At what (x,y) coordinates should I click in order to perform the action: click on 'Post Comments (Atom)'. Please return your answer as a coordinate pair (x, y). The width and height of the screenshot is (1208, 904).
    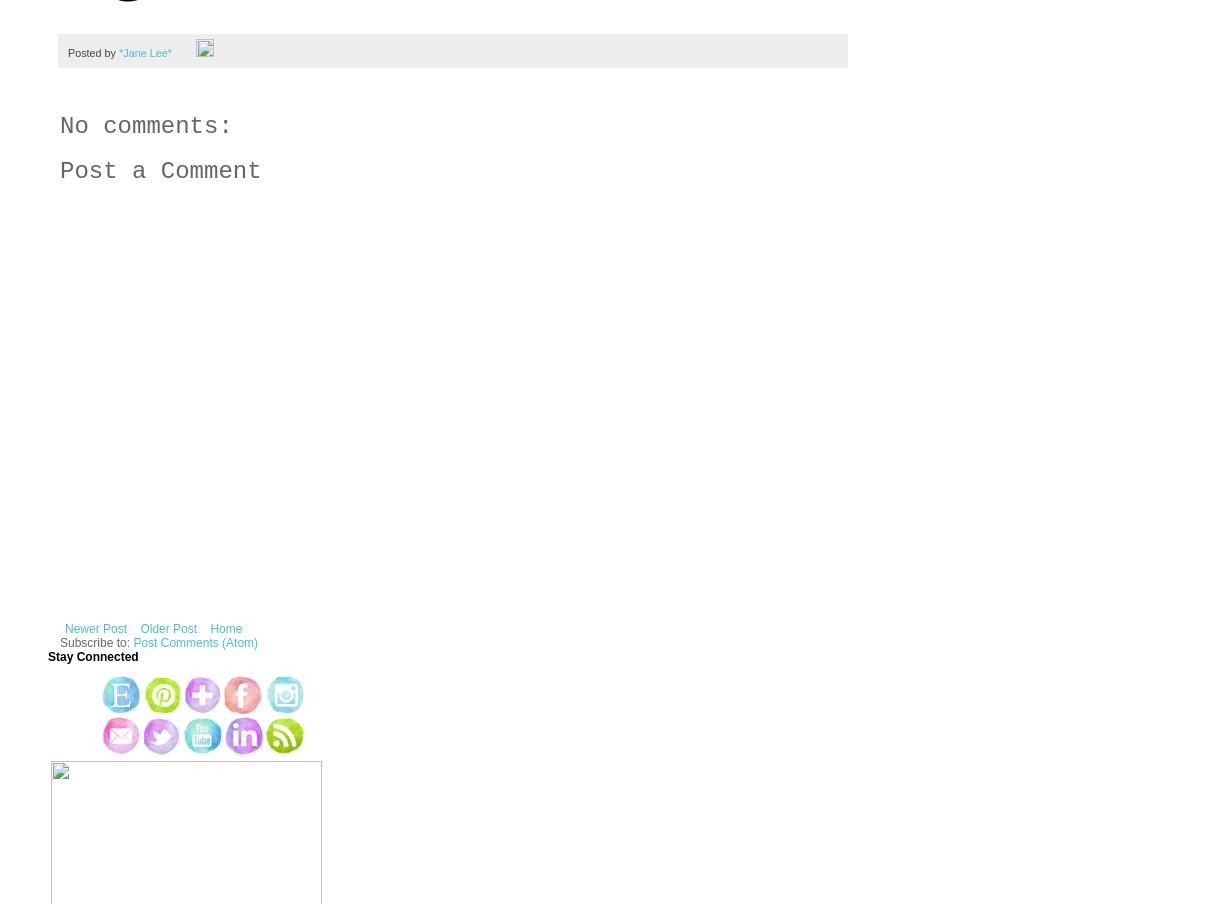
    Looking at the image, I should click on (195, 643).